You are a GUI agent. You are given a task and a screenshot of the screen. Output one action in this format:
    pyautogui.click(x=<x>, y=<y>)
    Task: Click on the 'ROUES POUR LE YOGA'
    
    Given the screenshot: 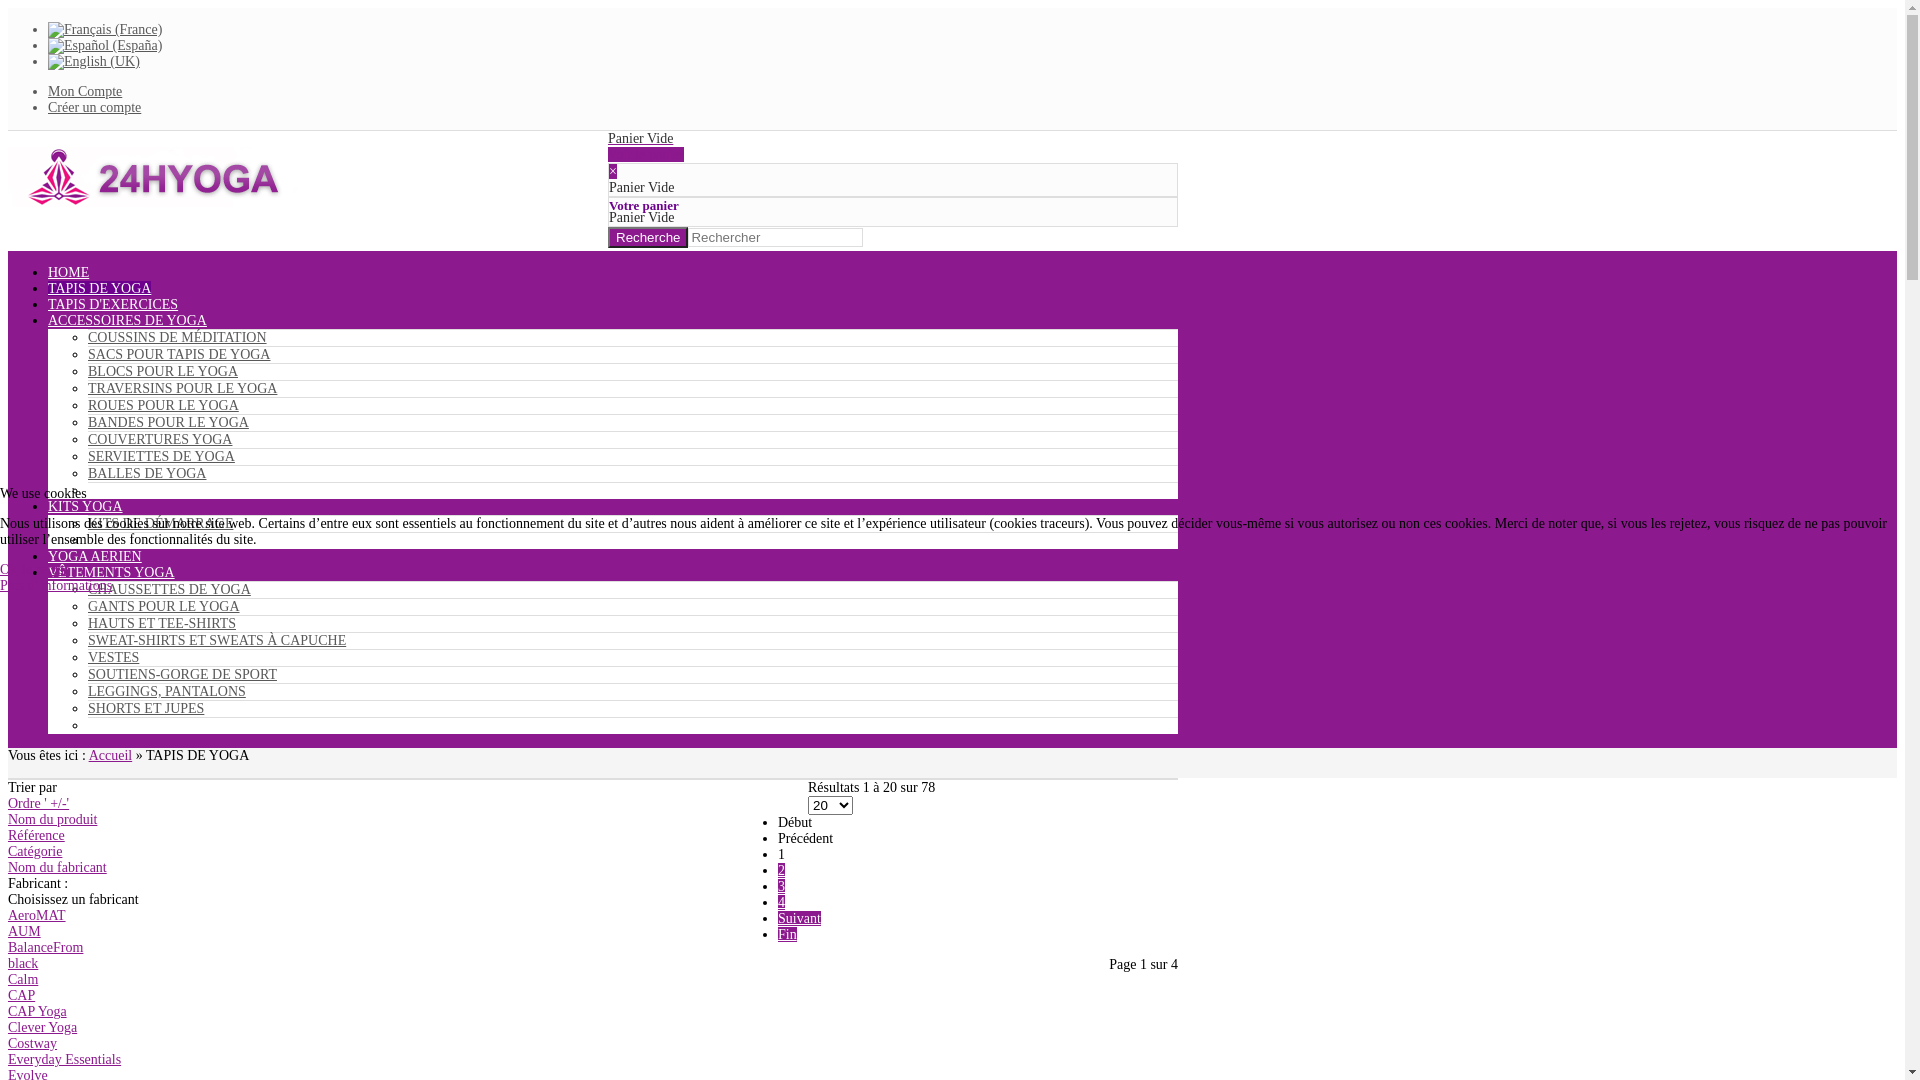 What is the action you would take?
    pyautogui.click(x=86, y=405)
    